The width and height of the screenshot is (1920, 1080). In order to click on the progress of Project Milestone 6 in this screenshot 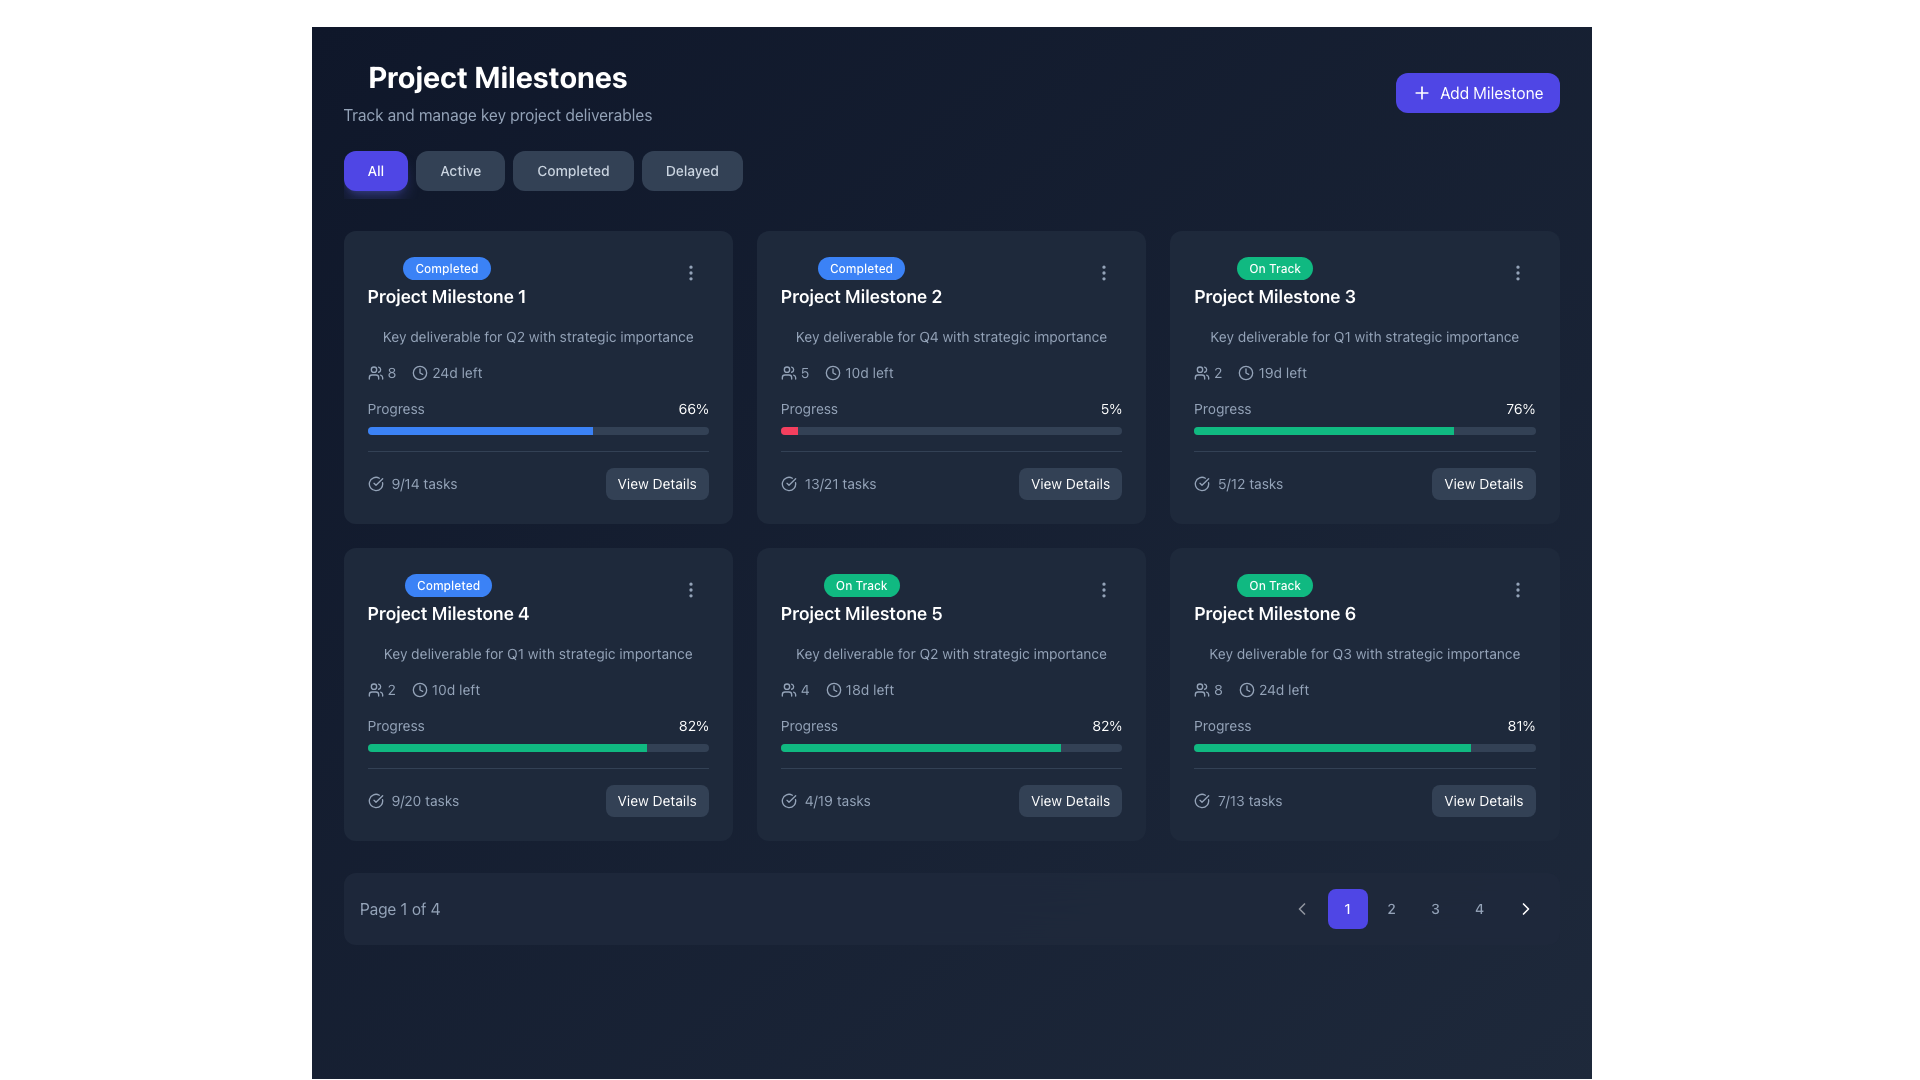, I will do `click(1430, 748)`.